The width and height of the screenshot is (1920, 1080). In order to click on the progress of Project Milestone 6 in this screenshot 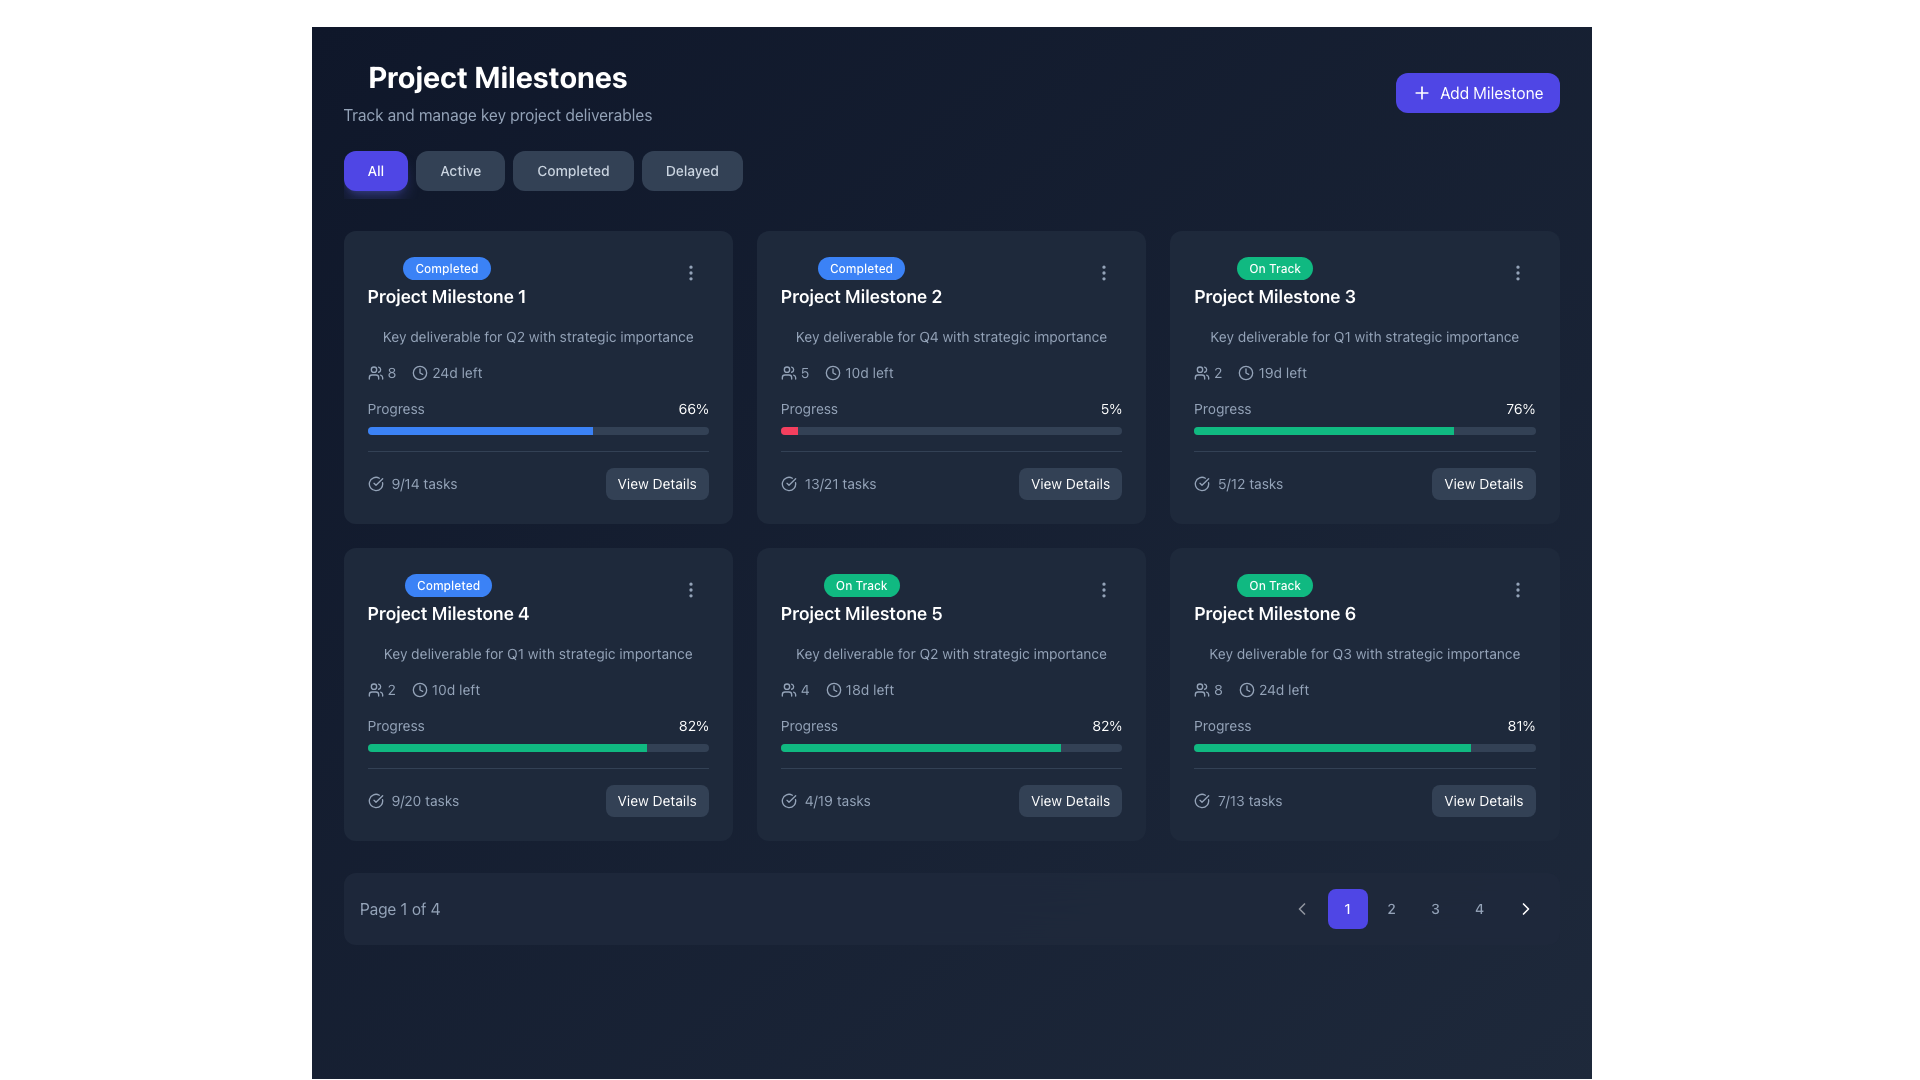, I will do `click(1430, 748)`.